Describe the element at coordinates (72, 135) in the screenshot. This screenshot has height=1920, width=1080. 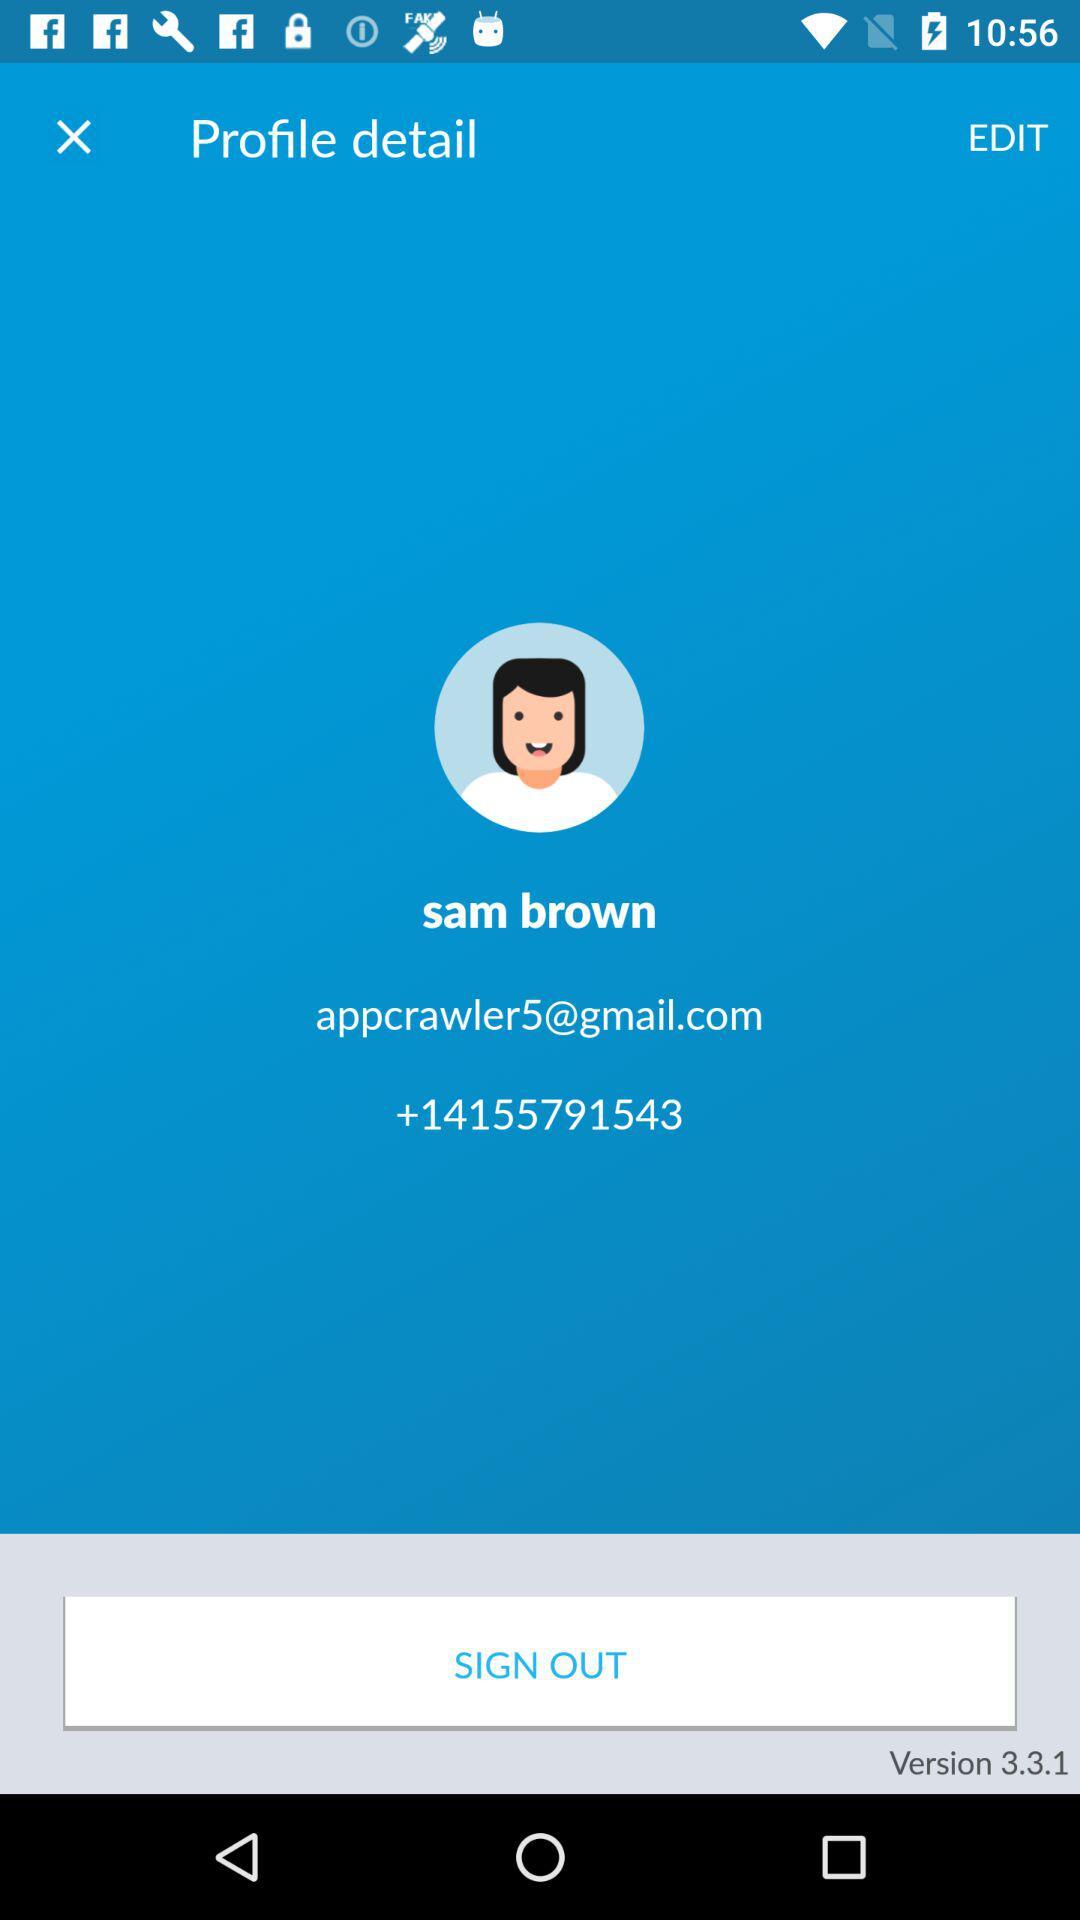
I see `x icon on top left hand of the screen will exit you from the current screen` at that location.